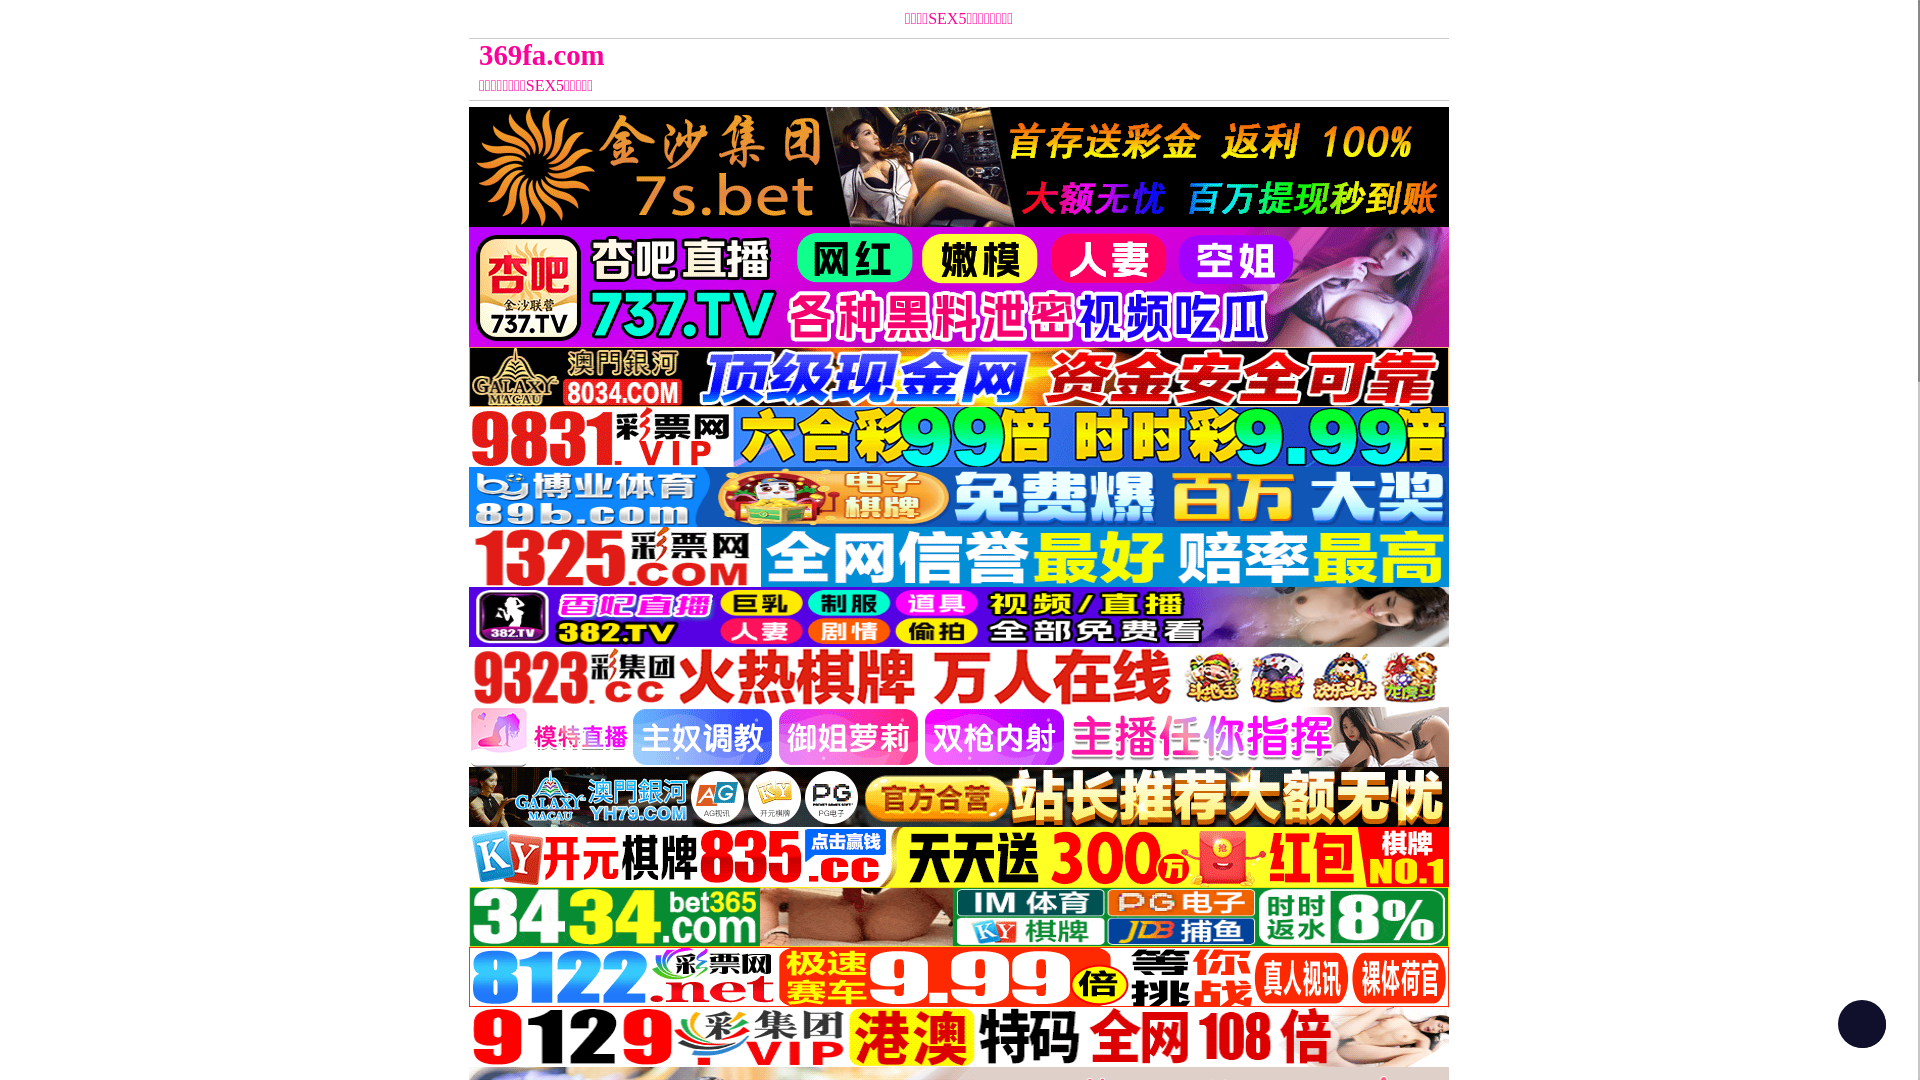 The image size is (1920, 1080). Describe the element at coordinates (836, 54) in the screenshot. I see `'369fa.com'` at that location.